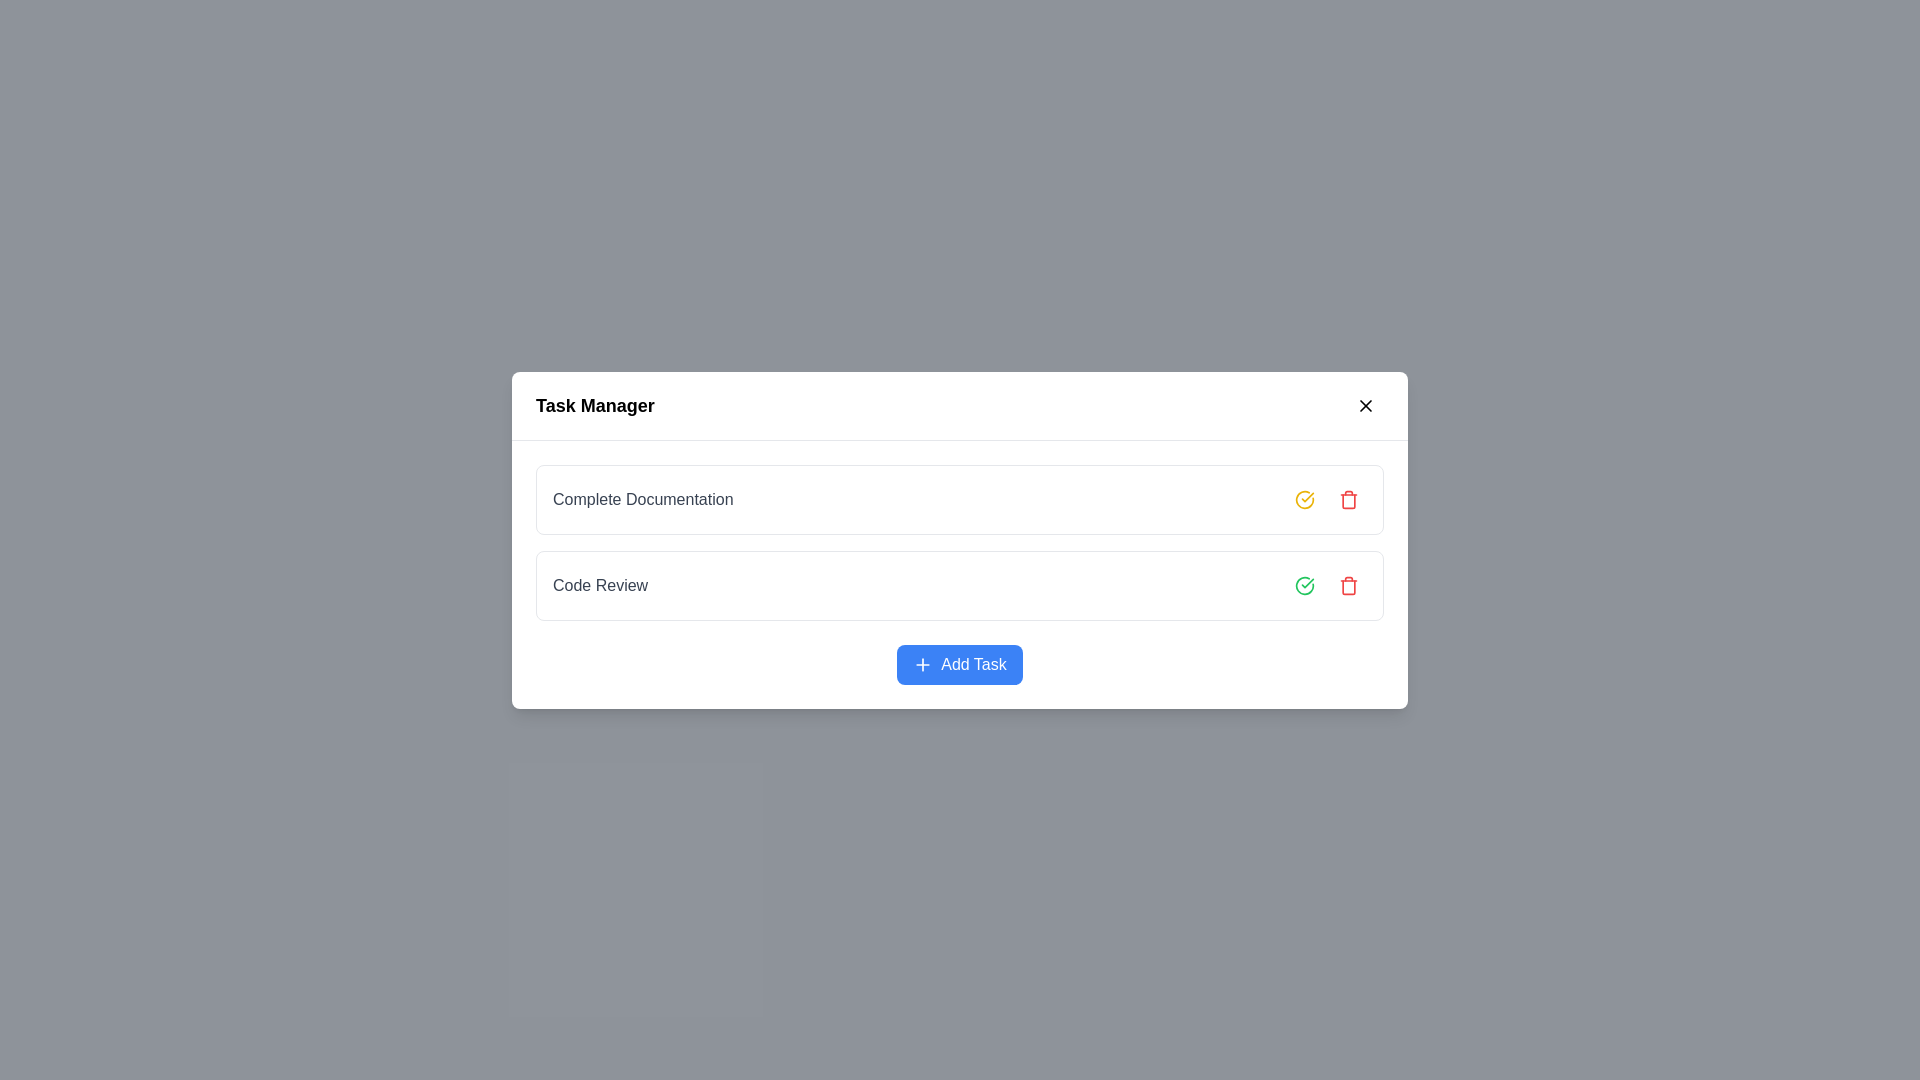 The width and height of the screenshot is (1920, 1080). I want to click on the 'Add Task' button, which is a rectangular button with a blue background and white text featuring a plus icon, located in the 'Task Manager' interface, so click(960, 664).